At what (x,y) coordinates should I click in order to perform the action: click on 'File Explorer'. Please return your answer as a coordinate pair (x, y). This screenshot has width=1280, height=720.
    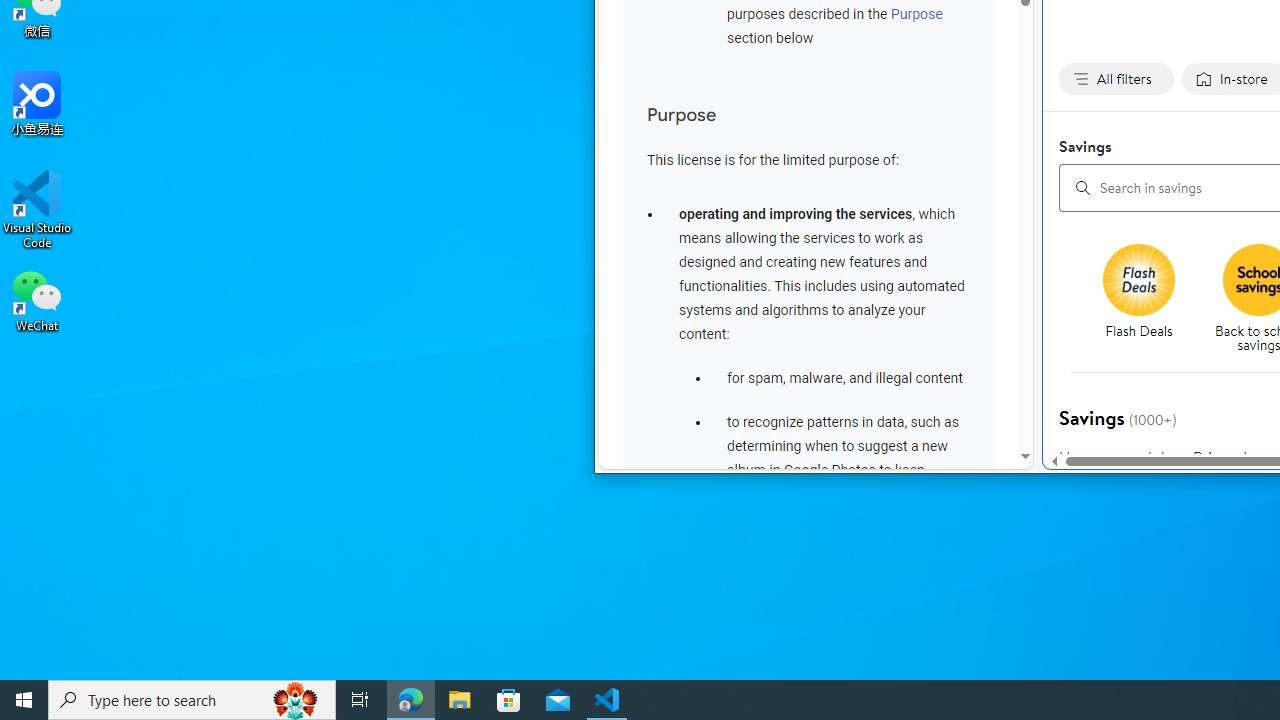
    Looking at the image, I should click on (459, 698).